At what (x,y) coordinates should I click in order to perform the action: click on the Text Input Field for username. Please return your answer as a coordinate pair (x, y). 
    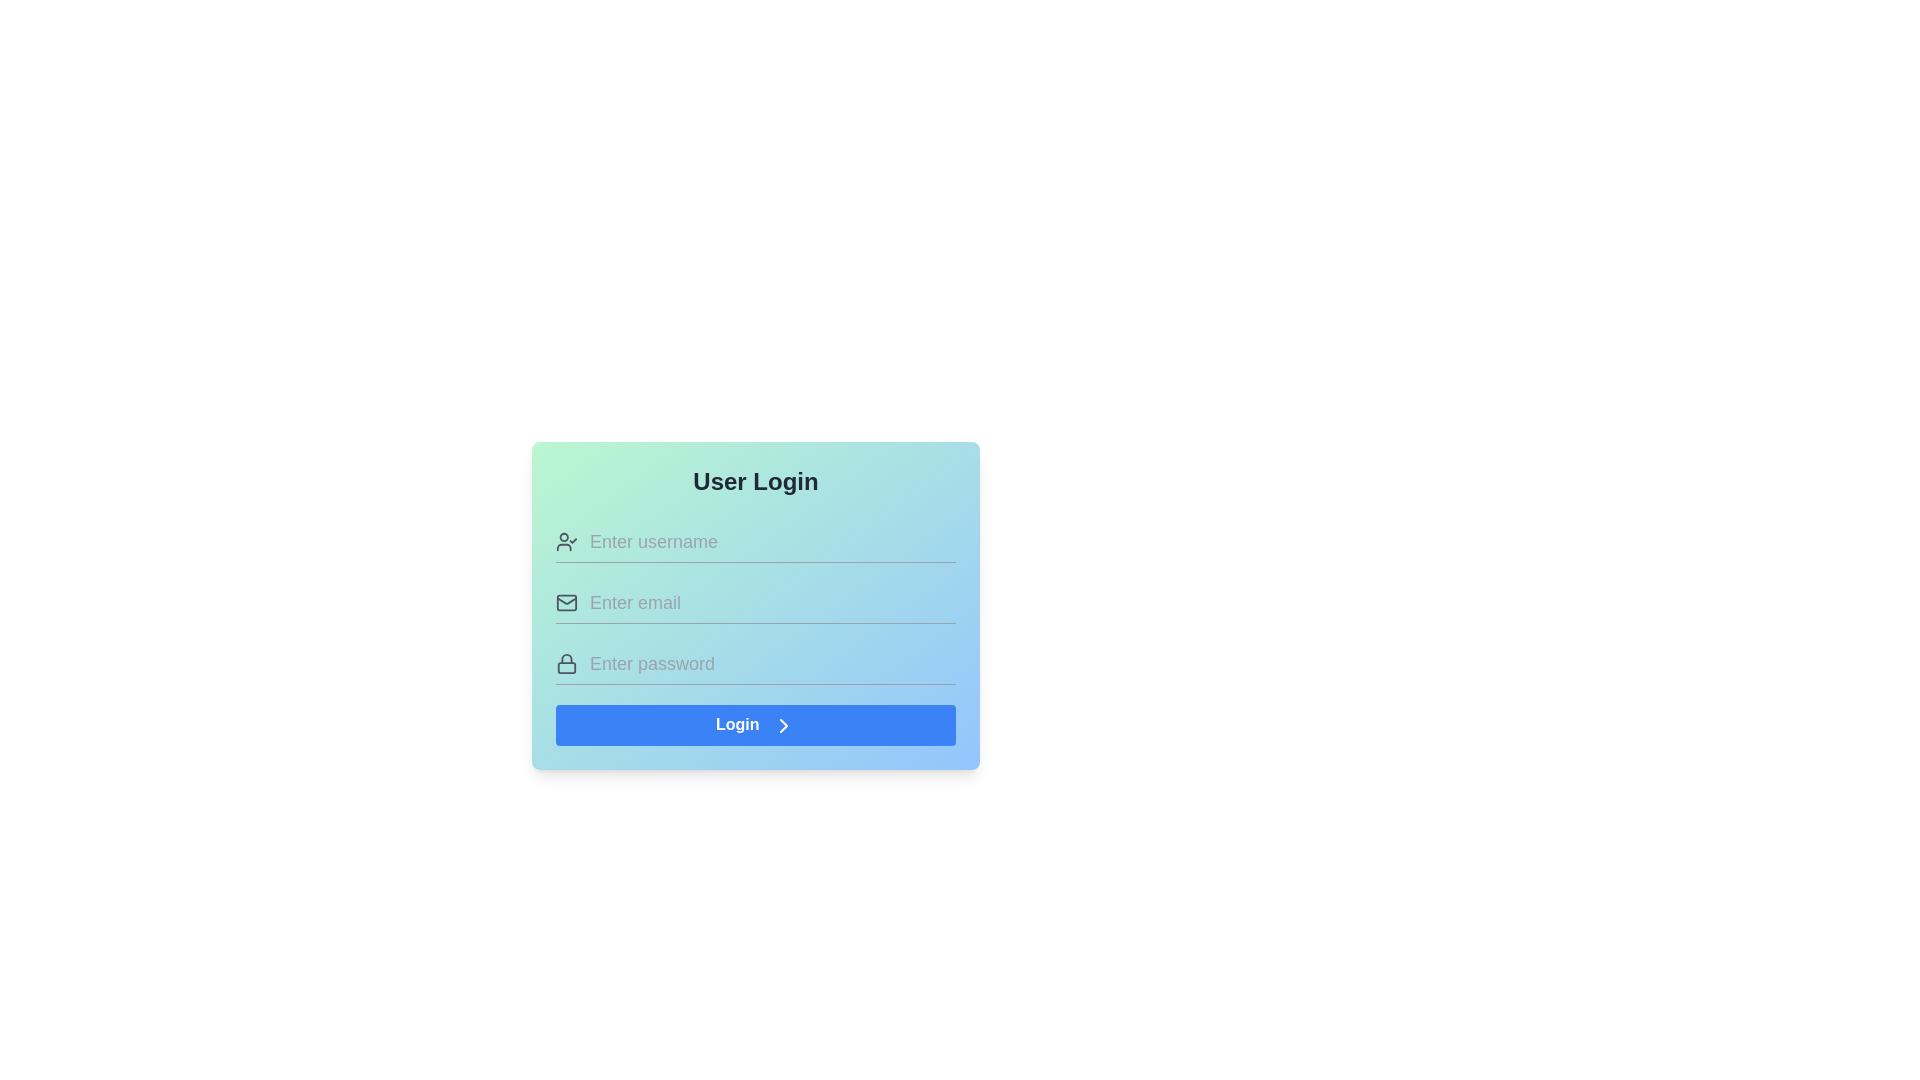
    Looking at the image, I should click on (771, 542).